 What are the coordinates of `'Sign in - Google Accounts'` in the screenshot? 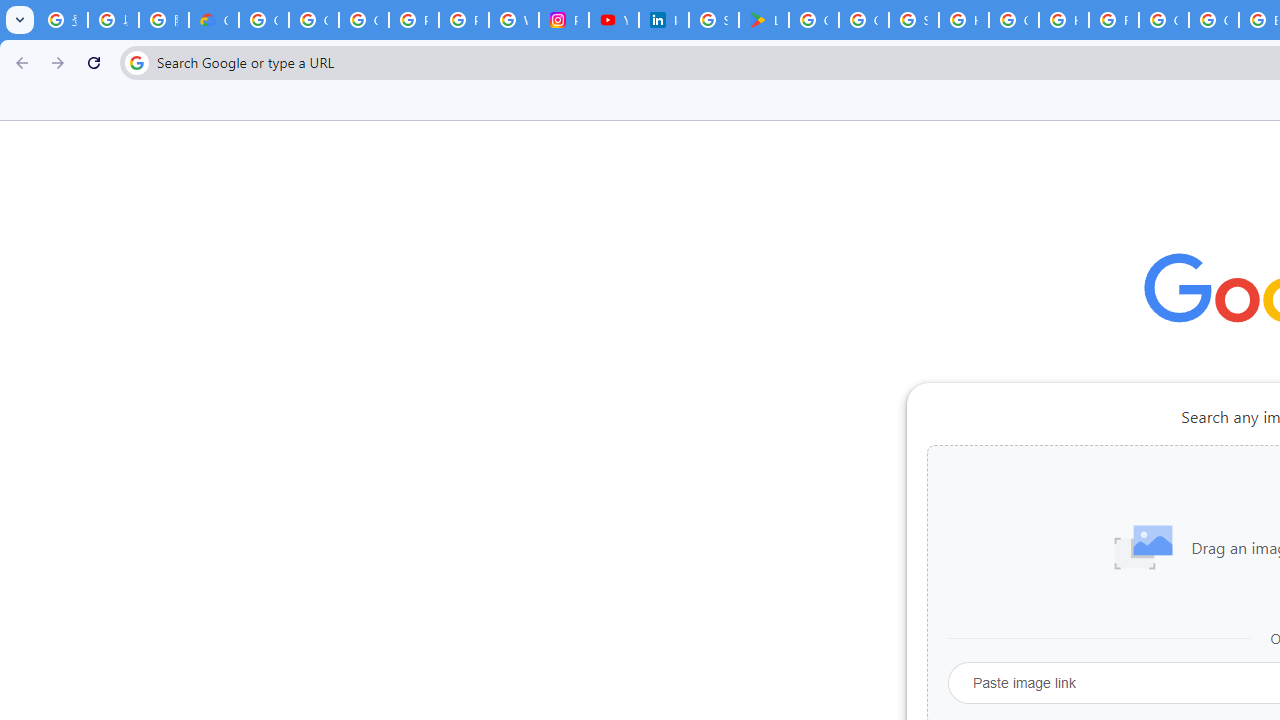 It's located at (913, 20).